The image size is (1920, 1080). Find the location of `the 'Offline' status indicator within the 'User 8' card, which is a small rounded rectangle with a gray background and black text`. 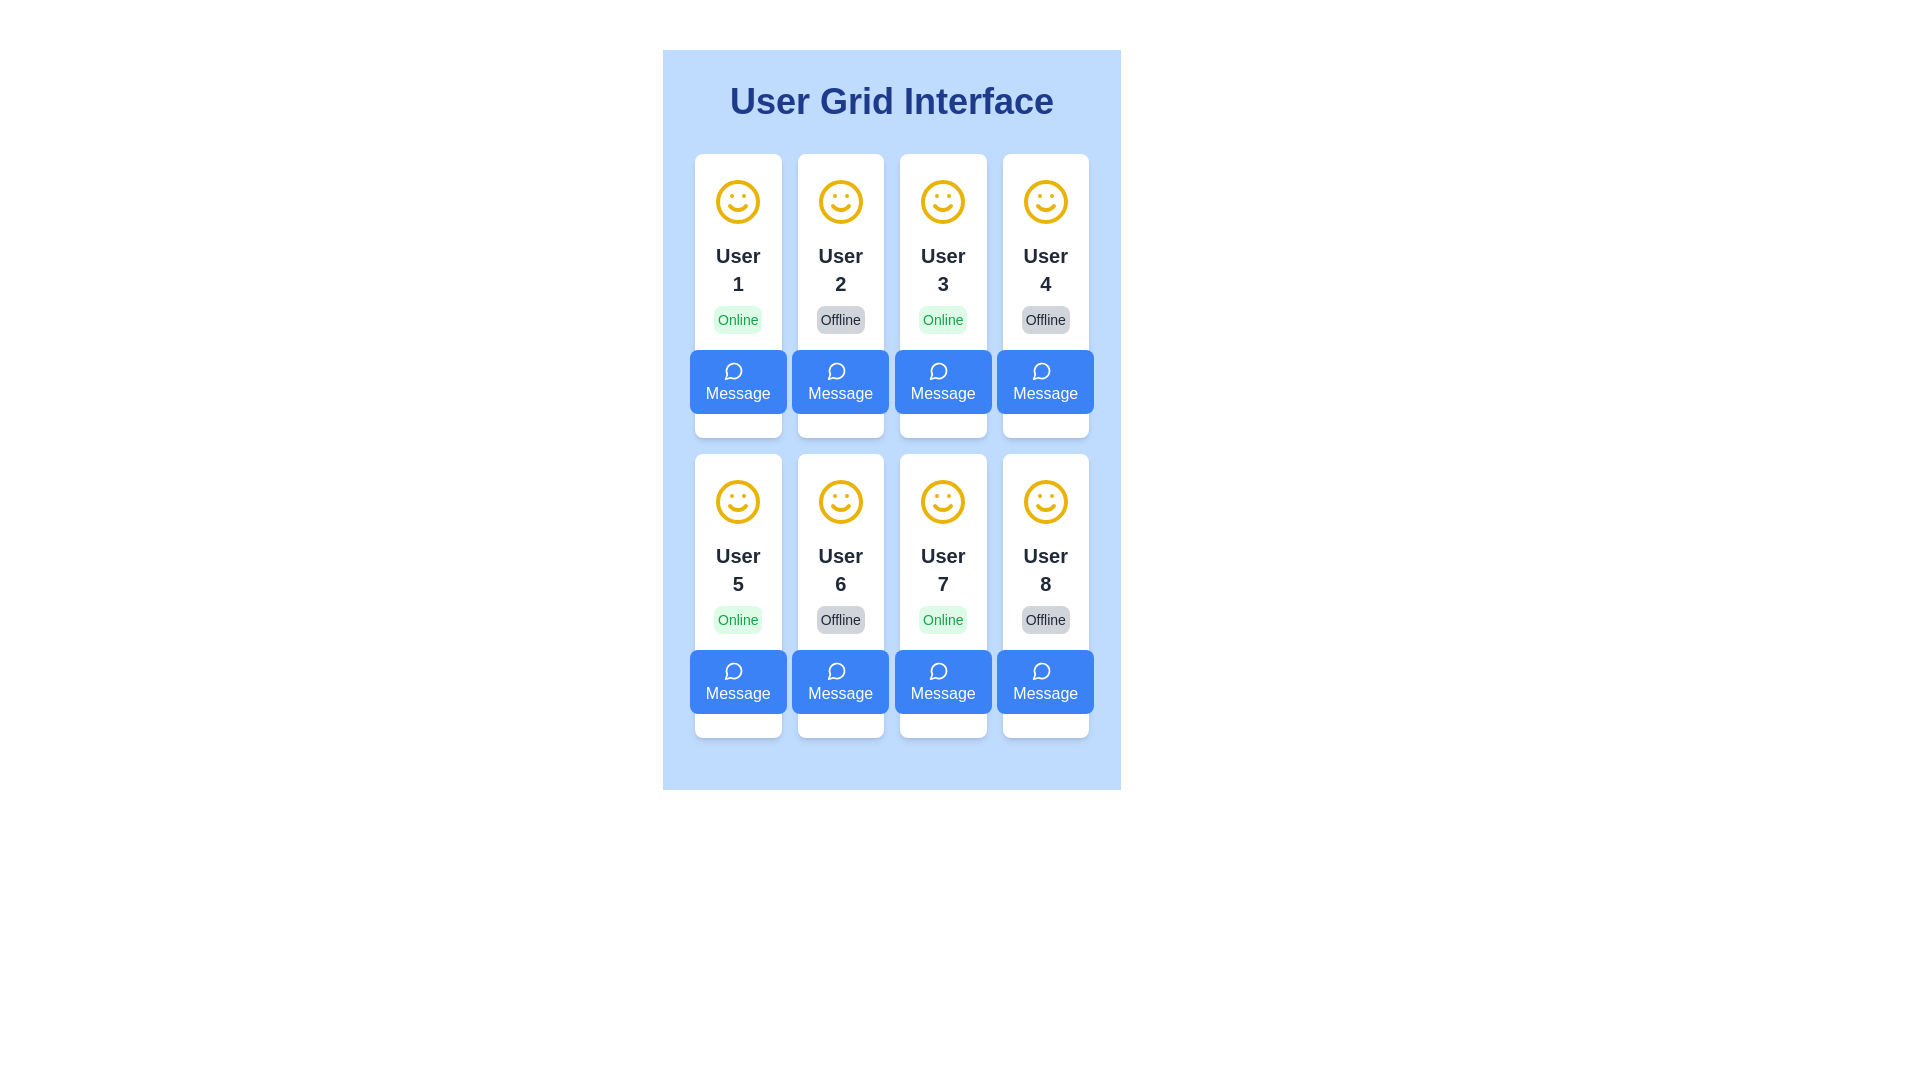

the 'Offline' status indicator within the 'User 8' card, which is a small rounded rectangle with a gray background and black text is located at coordinates (1044, 619).